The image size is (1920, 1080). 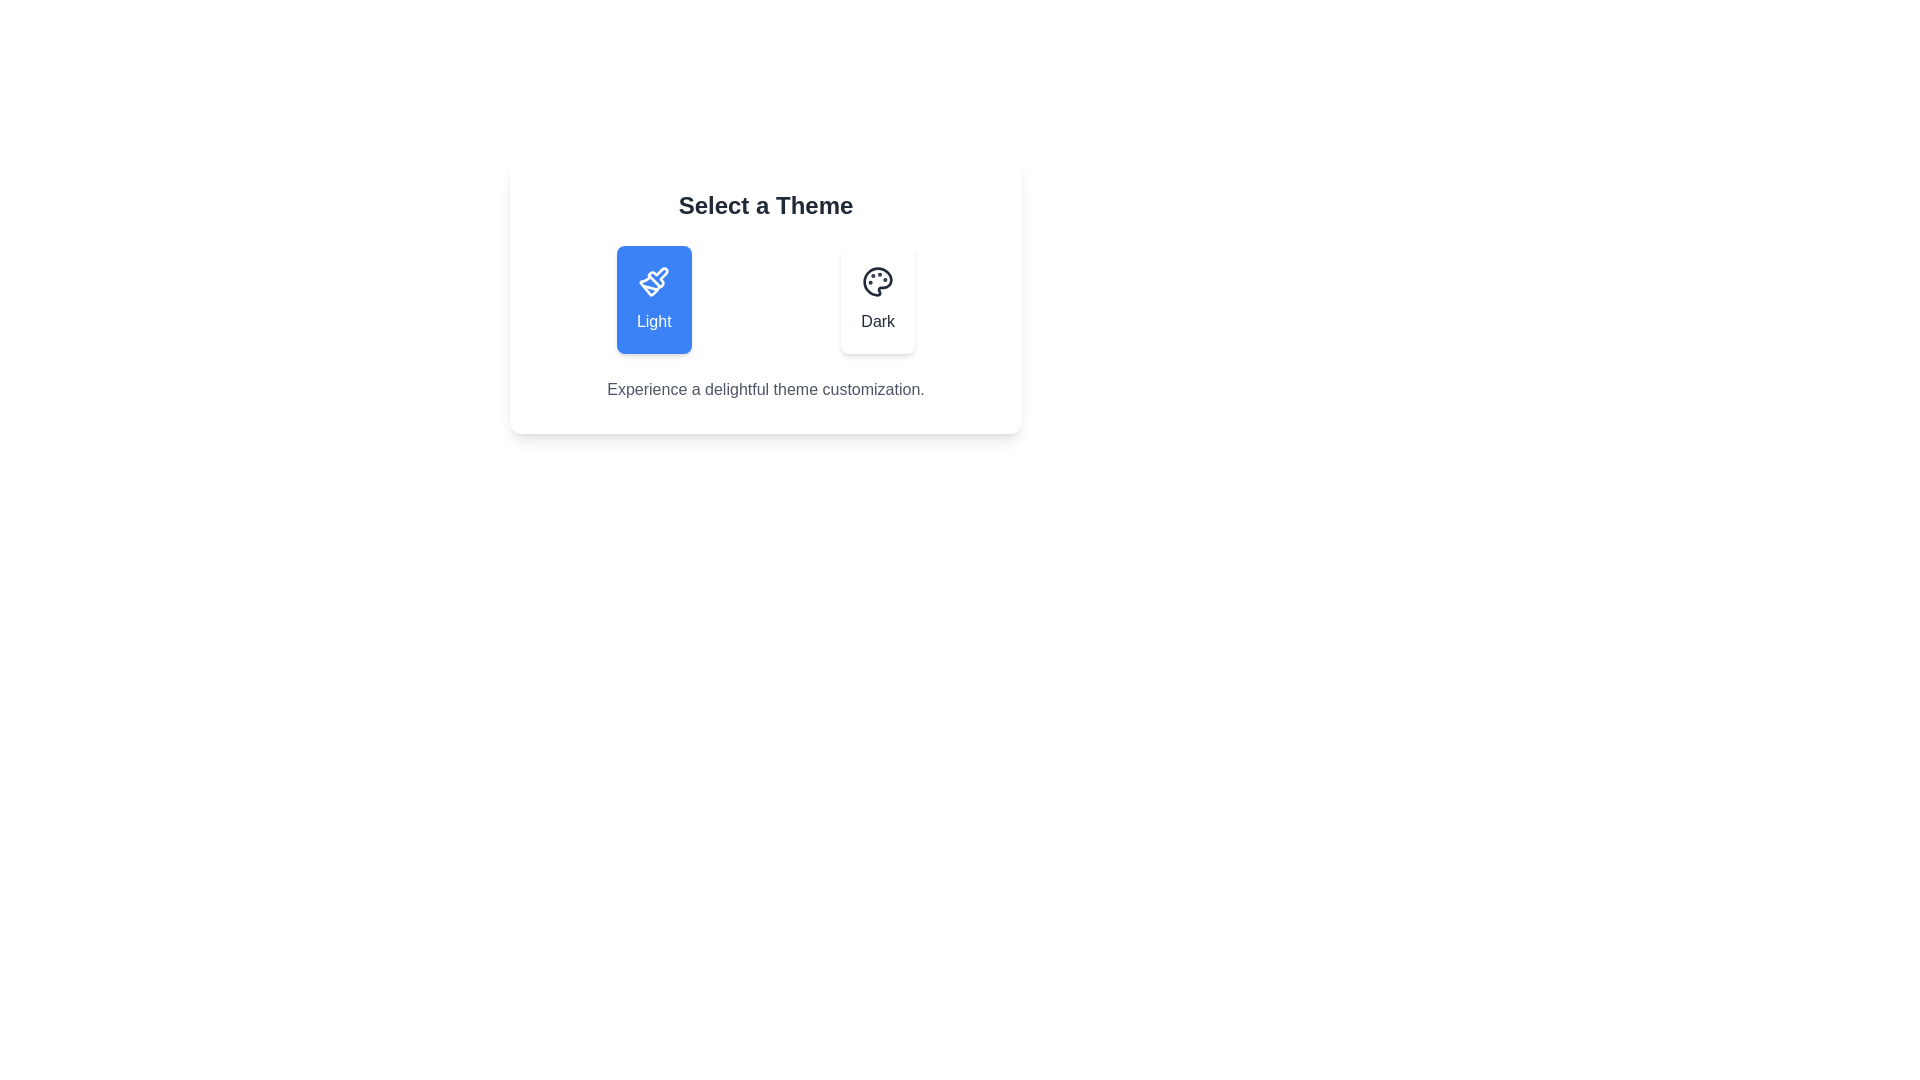 What do you see at coordinates (878, 300) in the screenshot?
I see `the 'Dark' theme button to select the dark theme` at bounding box center [878, 300].